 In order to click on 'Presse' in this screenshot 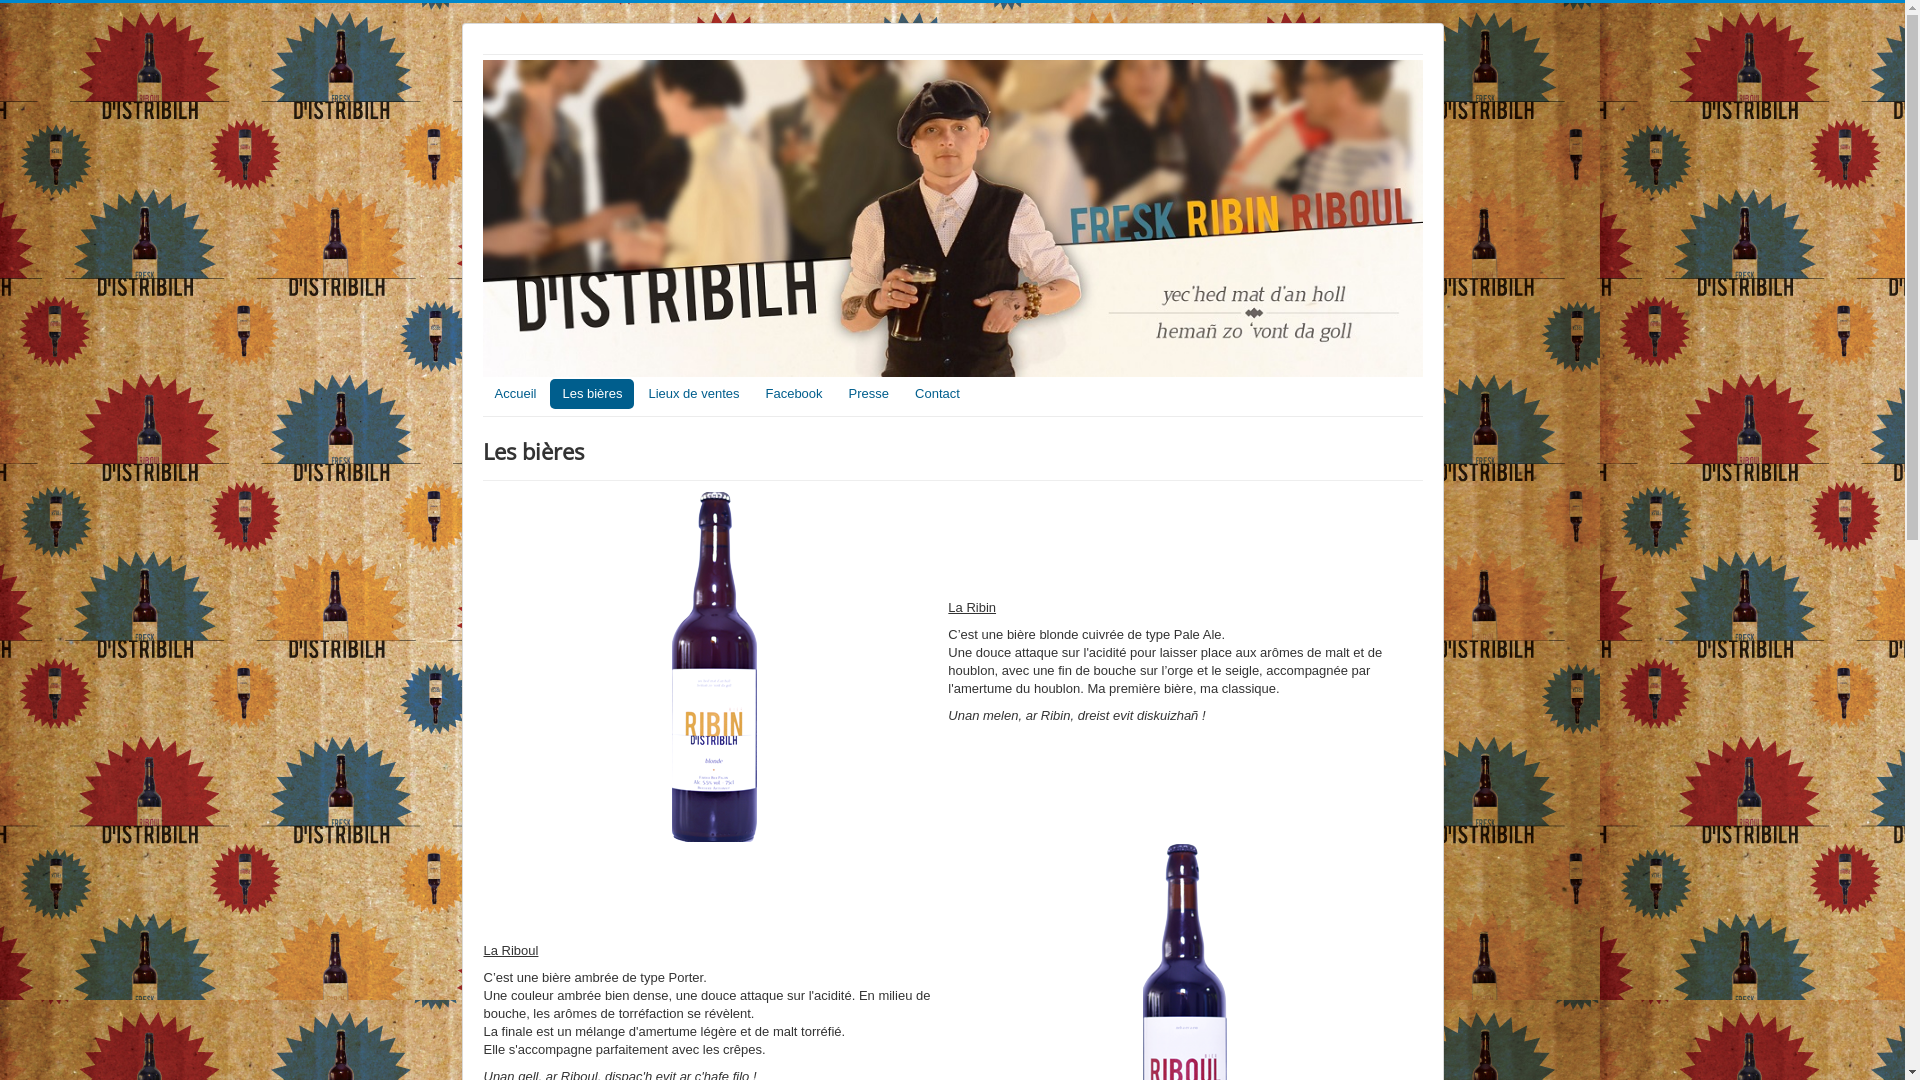, I will do `click(868, 393)`.